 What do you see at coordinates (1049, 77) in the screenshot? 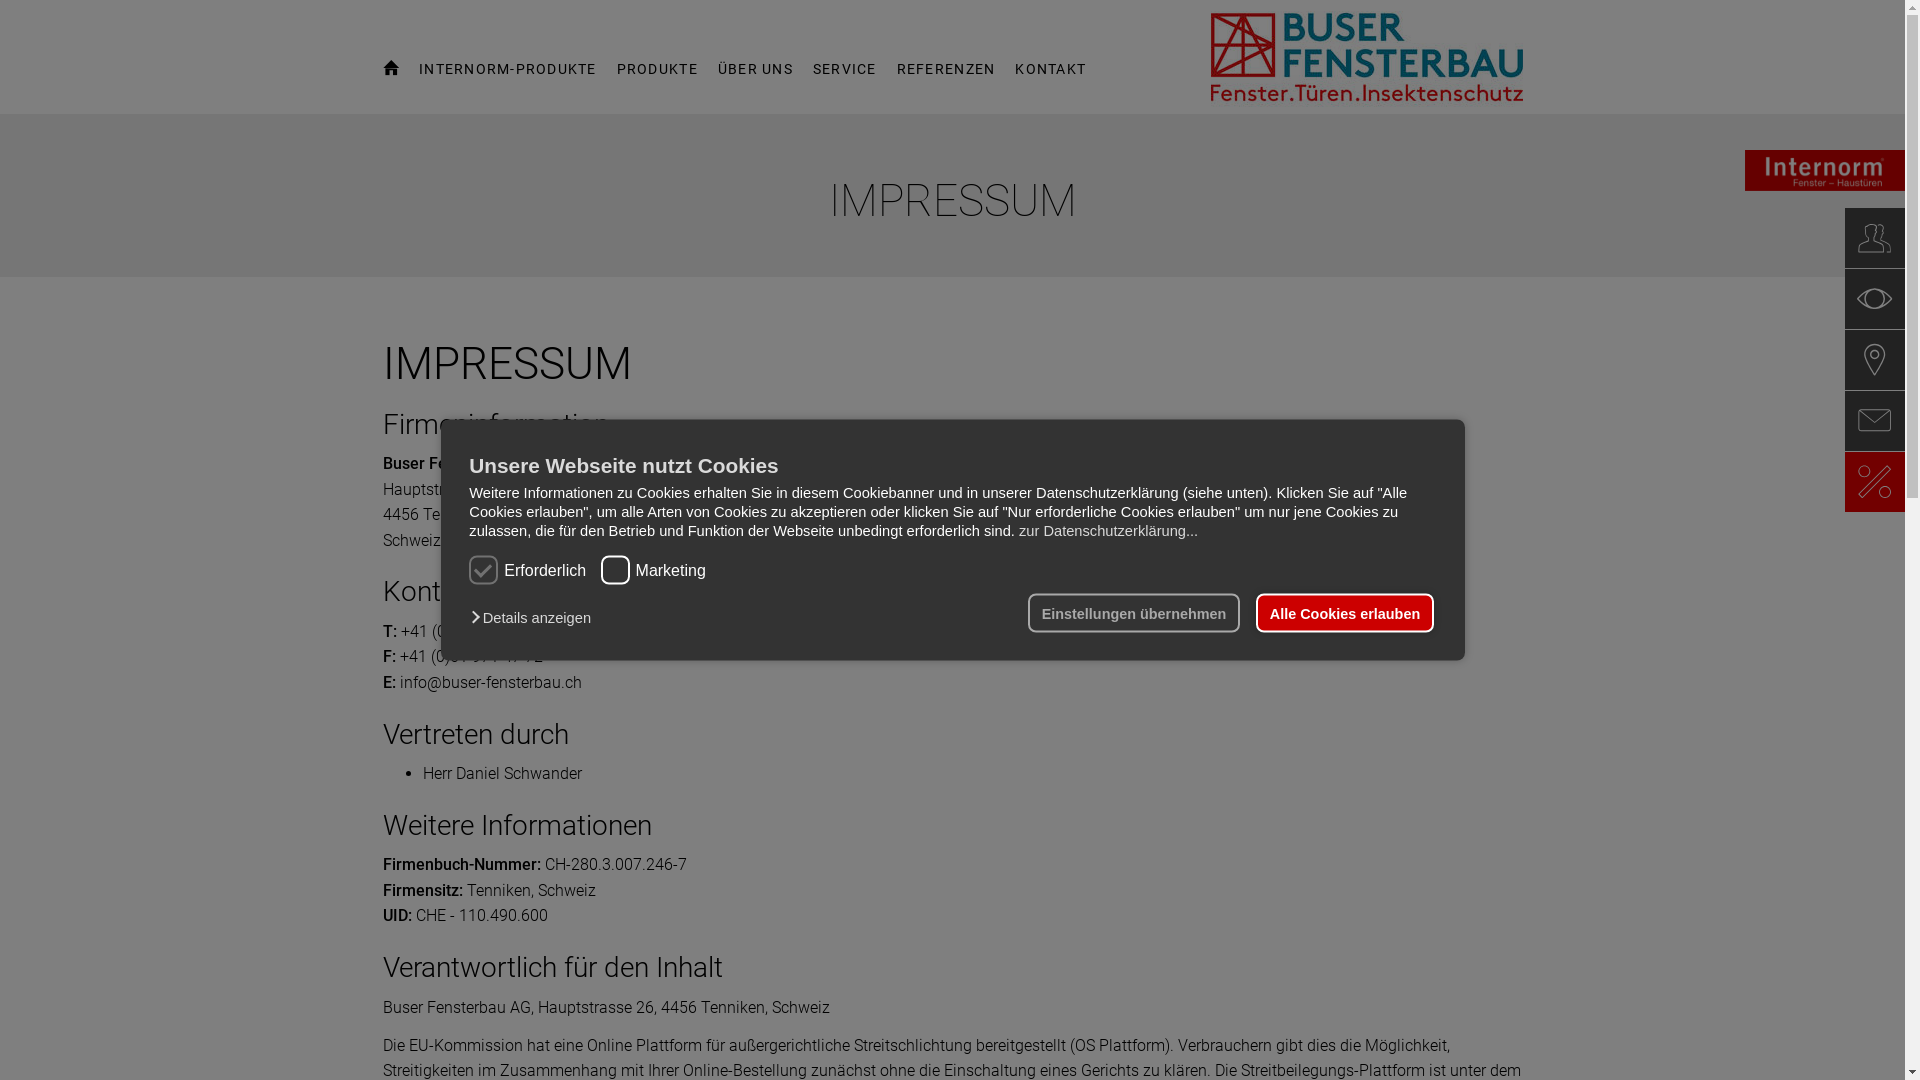
I see `'KONTAKT'` at bounding box center [1049, 77].